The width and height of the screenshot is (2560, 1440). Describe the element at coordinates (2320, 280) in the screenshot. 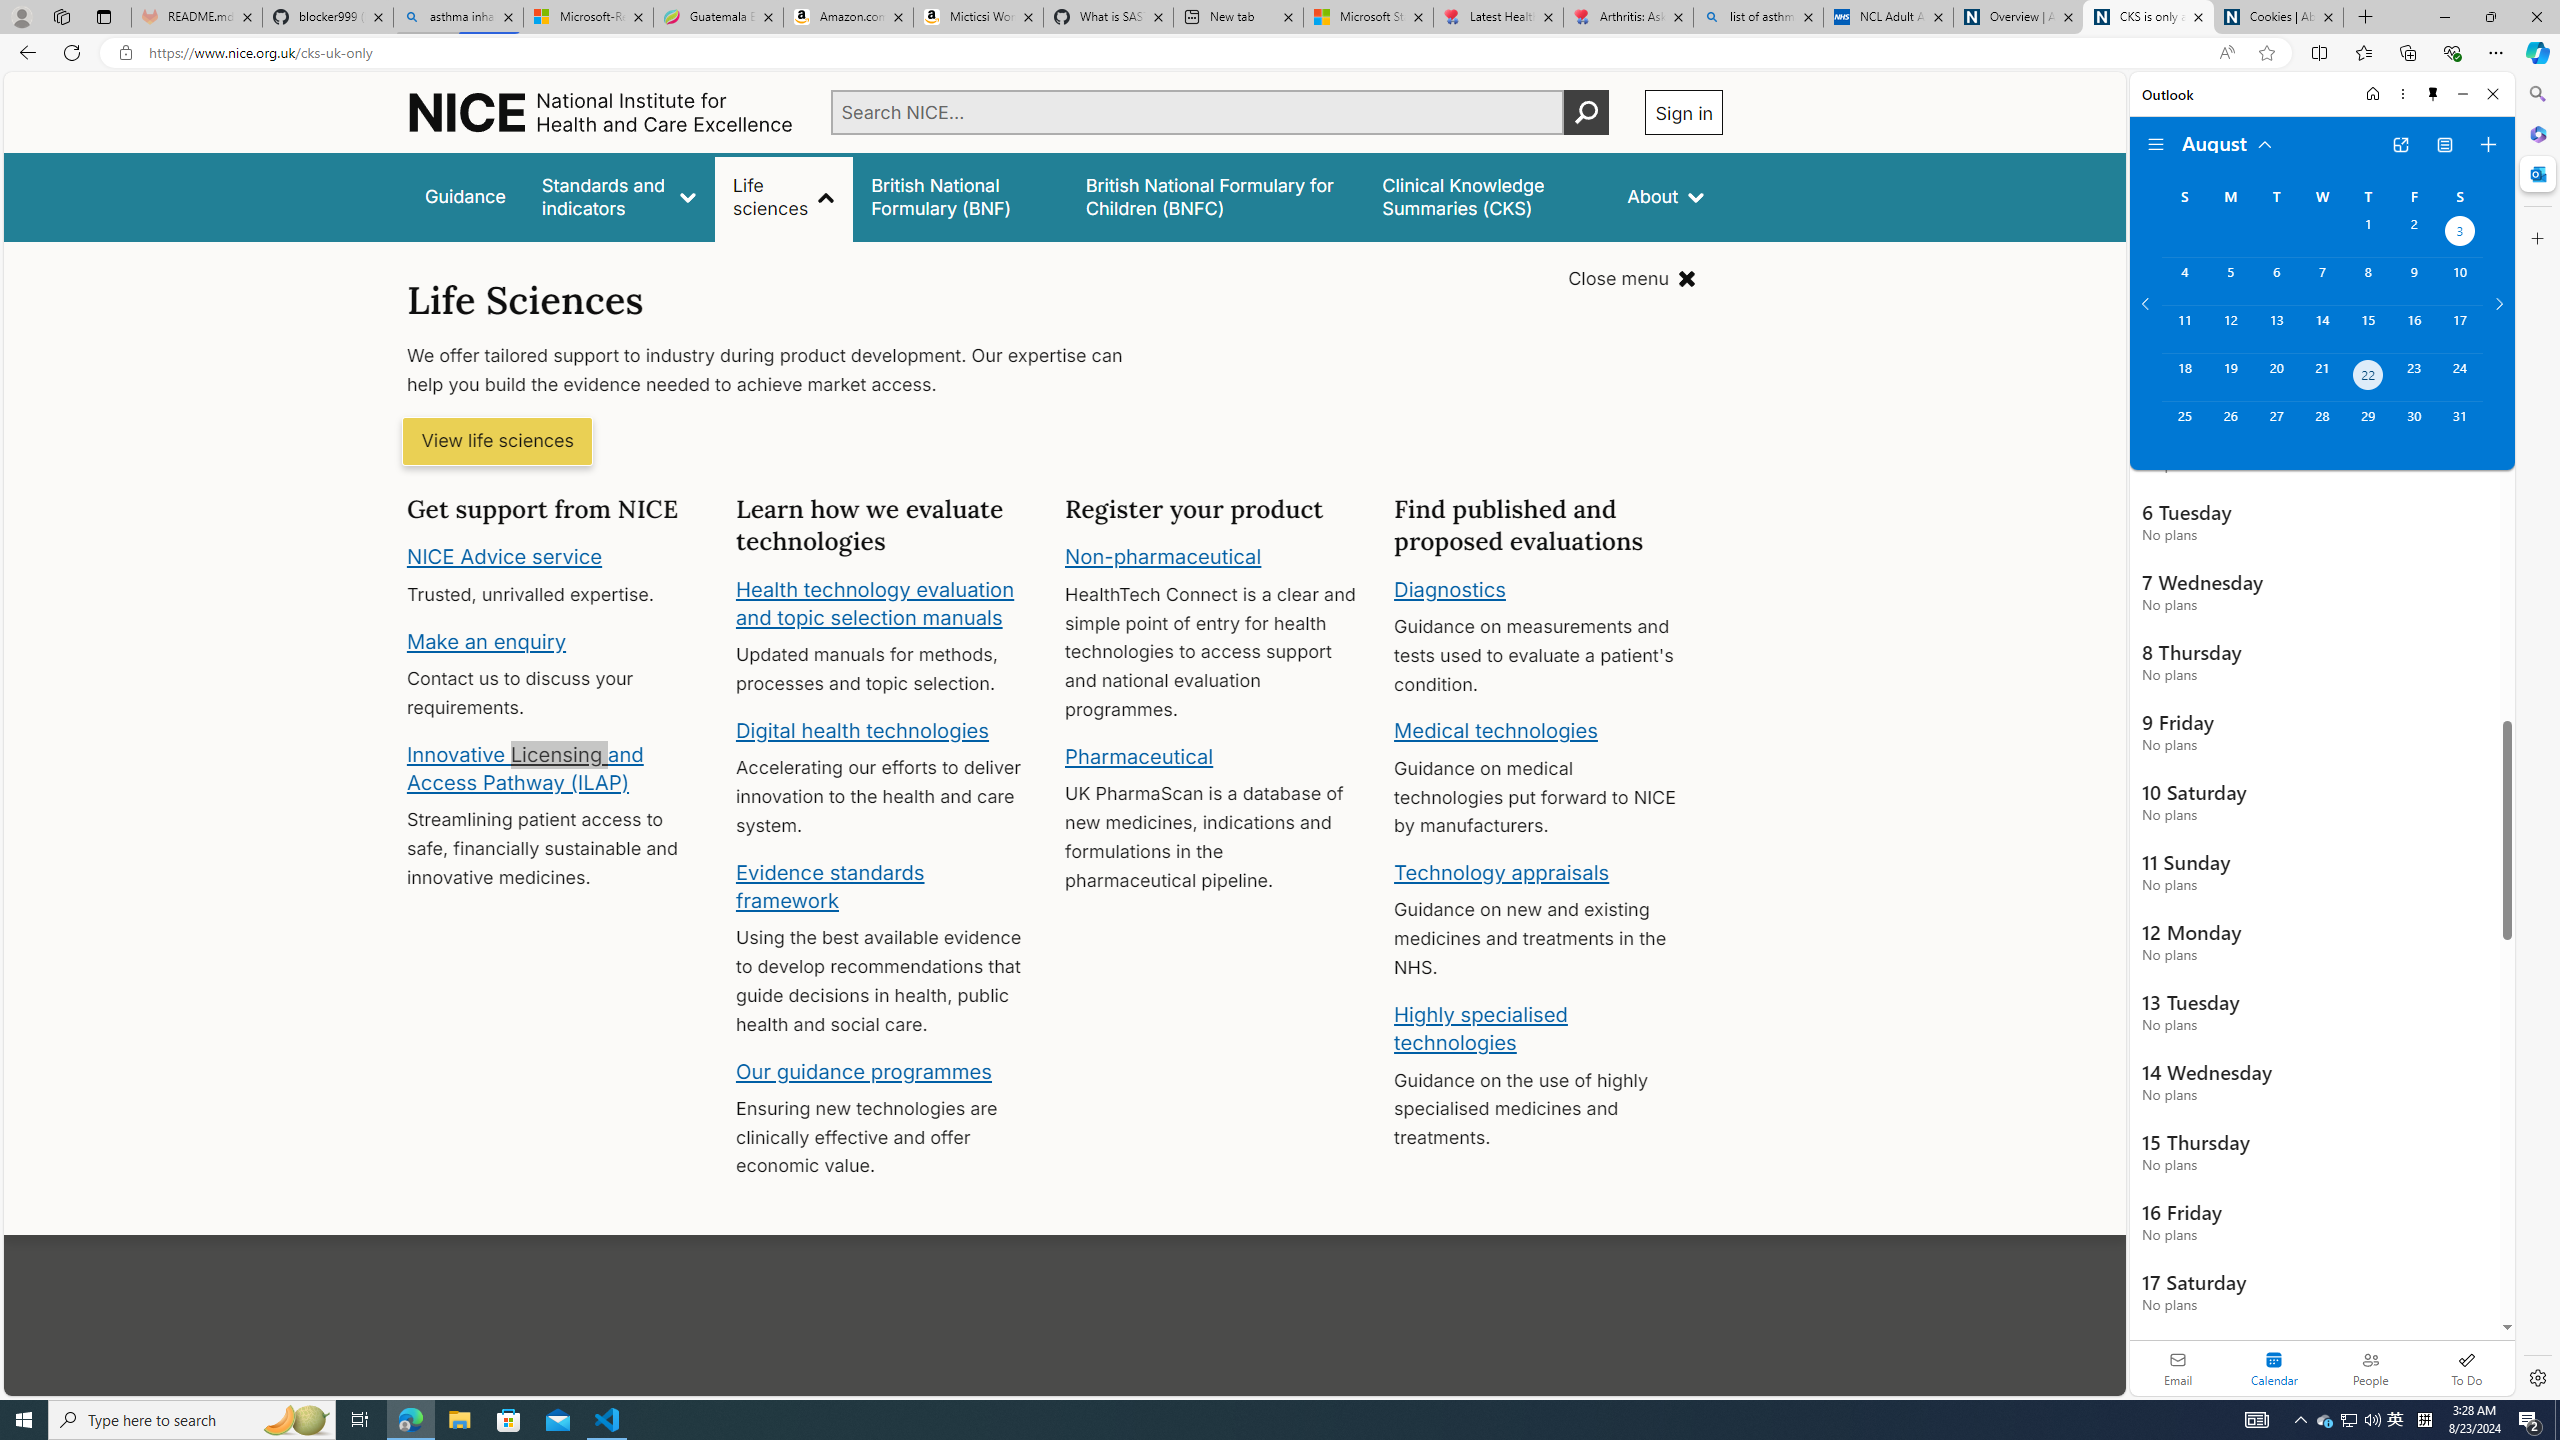

I see `'Wednesday, August 7, 2024. '` at that location.